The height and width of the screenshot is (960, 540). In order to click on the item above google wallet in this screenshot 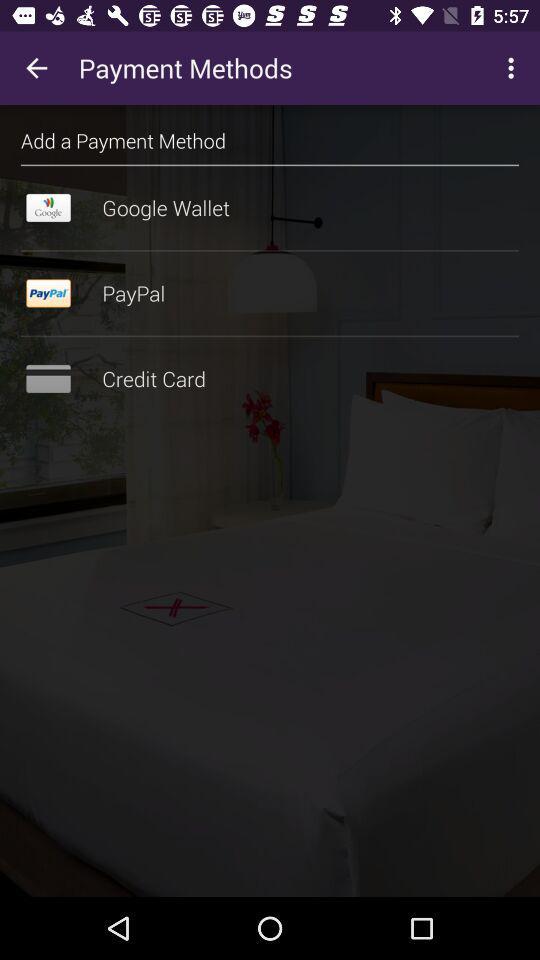, I will do `click(270, 164)`.